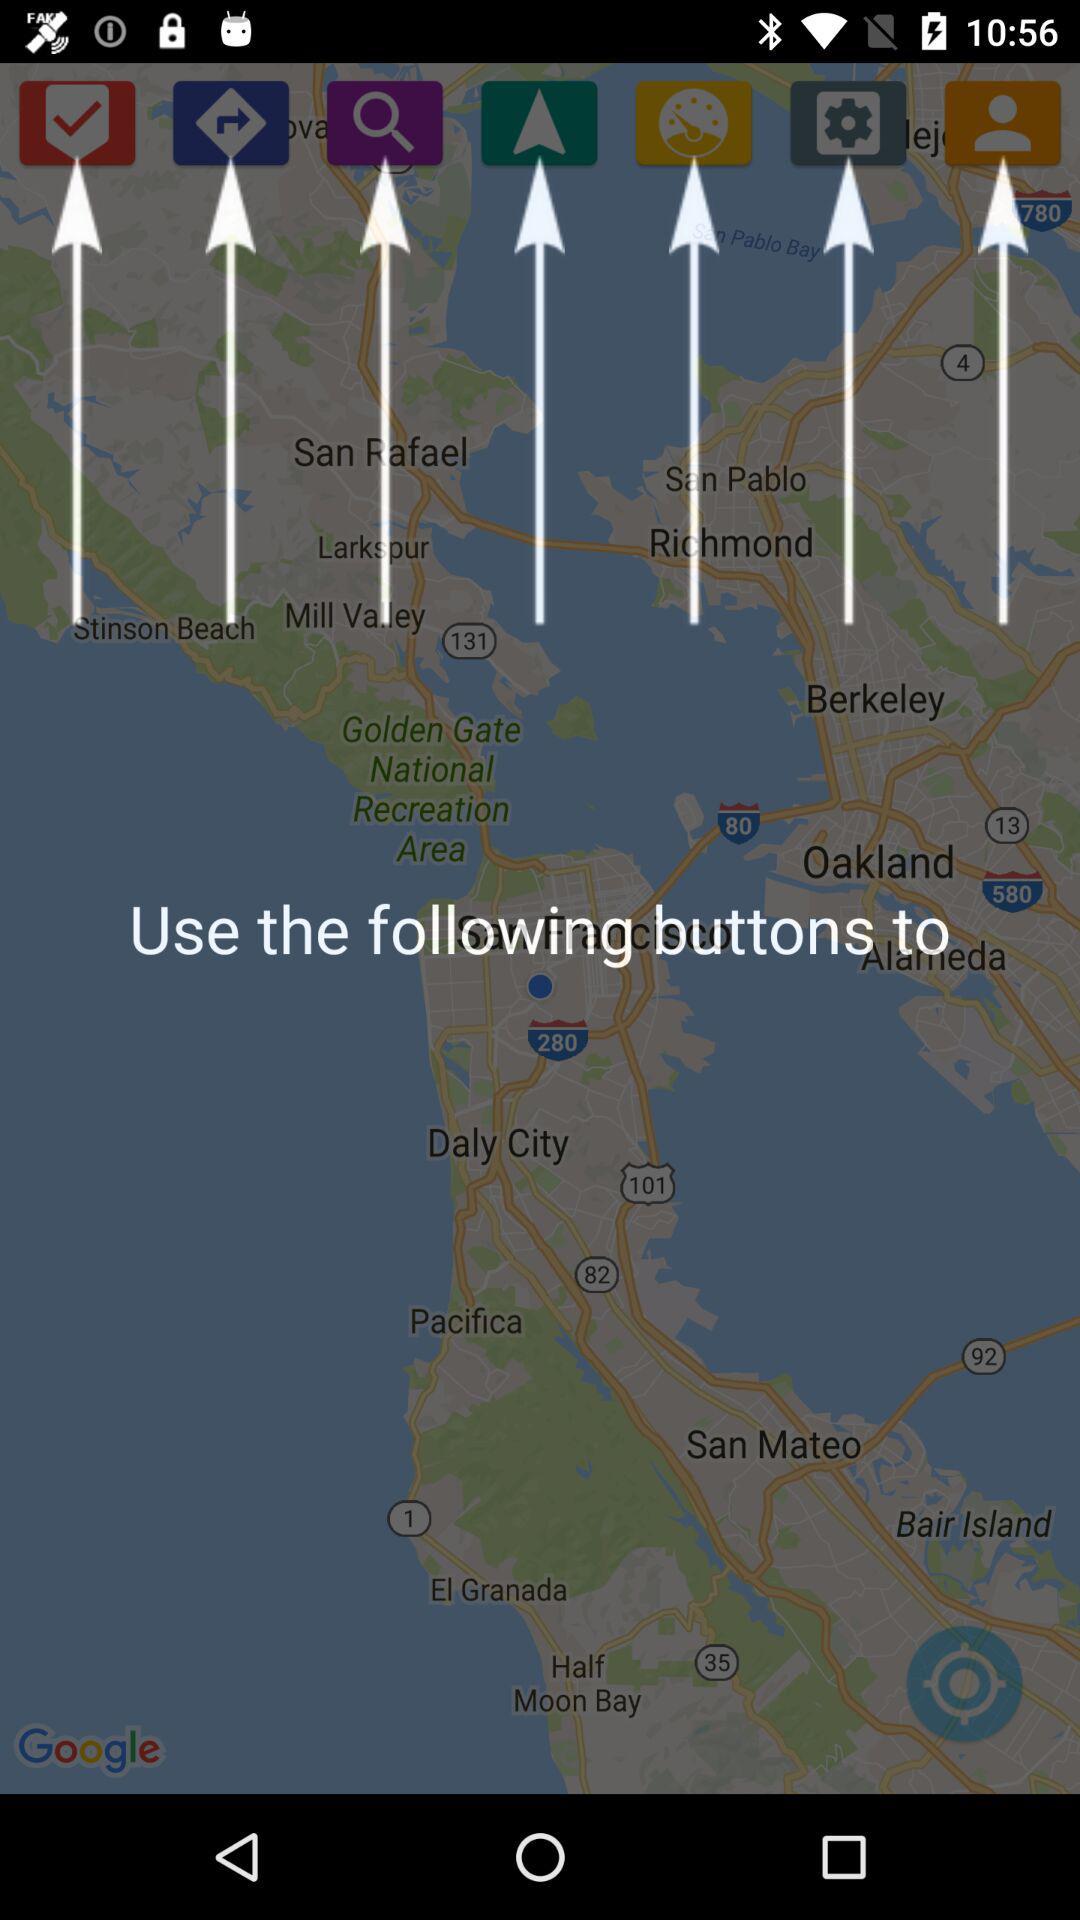 This screenshot has height=1920, width=1080. Describe the element at coordinates (229, 121) in the screenshot. I see `the redo icon` at that location.